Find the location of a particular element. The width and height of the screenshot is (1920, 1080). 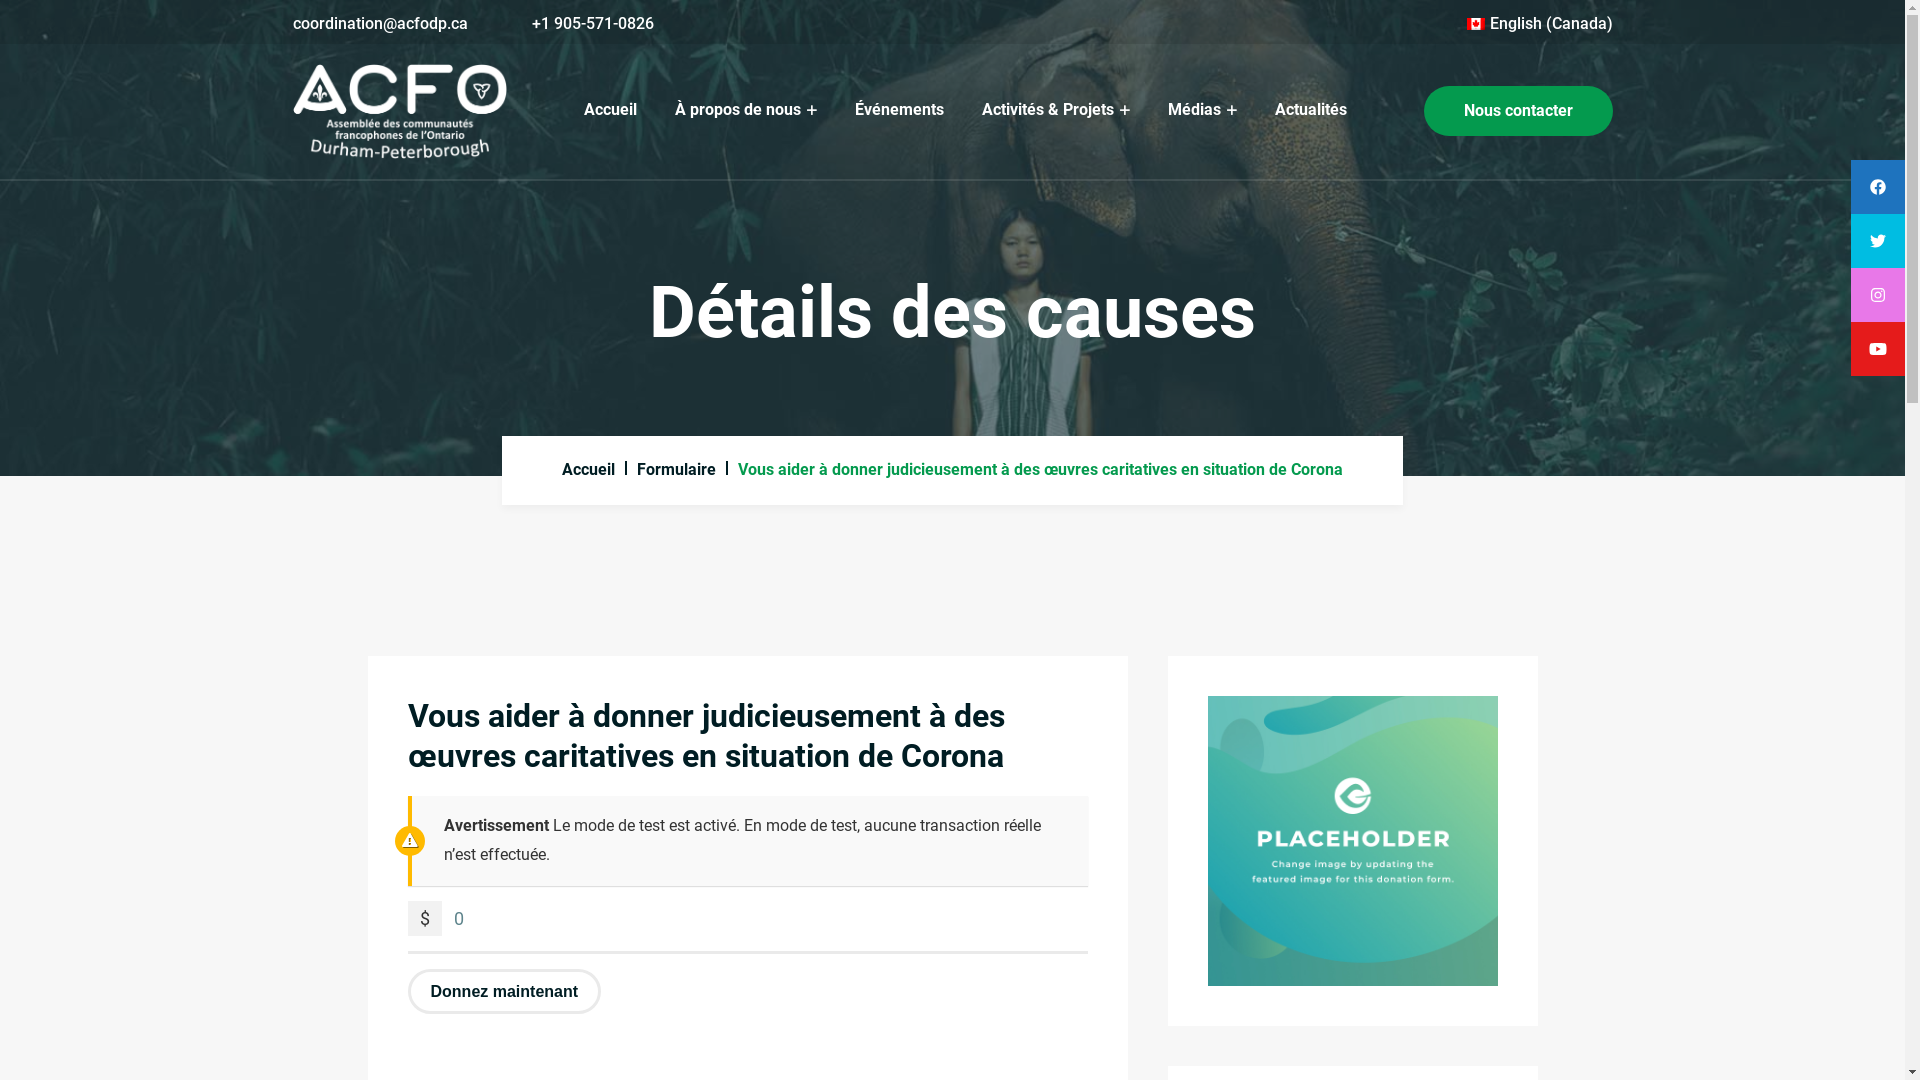

'Accueil' is located at coordinates (587, 469).